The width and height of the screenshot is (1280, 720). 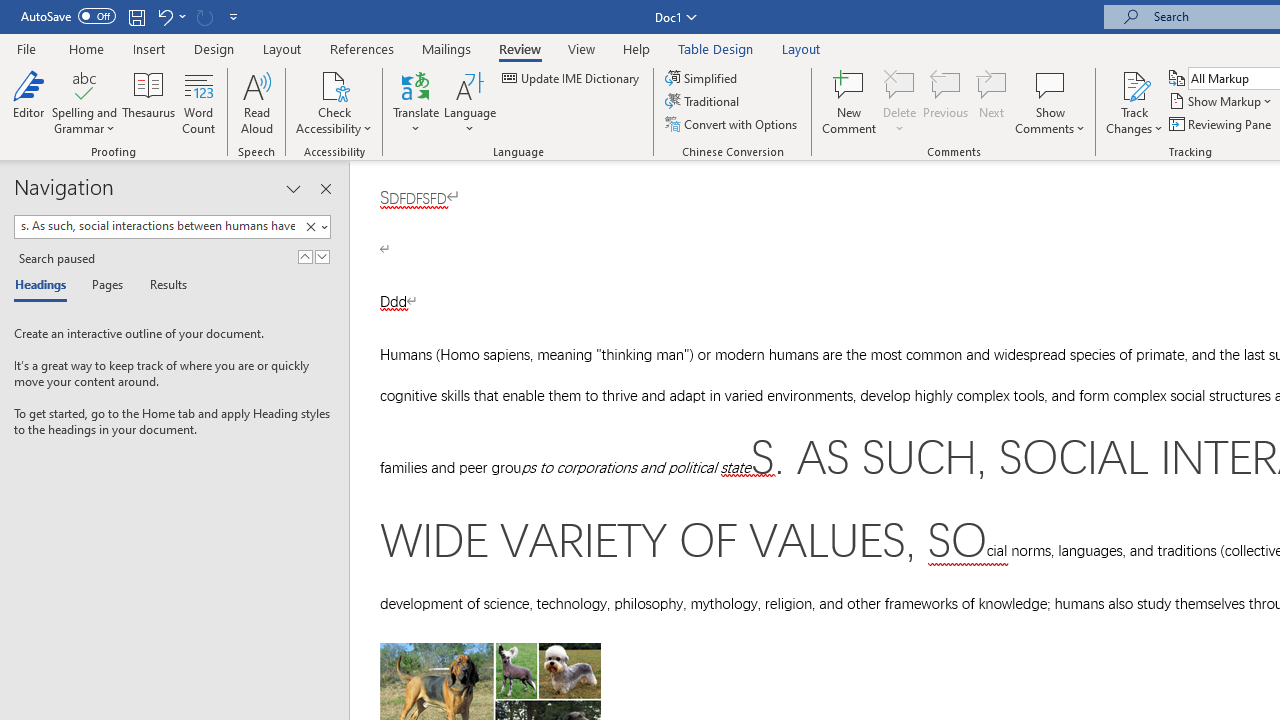 I want to click on 'Headings', so click(x=45, y=286).